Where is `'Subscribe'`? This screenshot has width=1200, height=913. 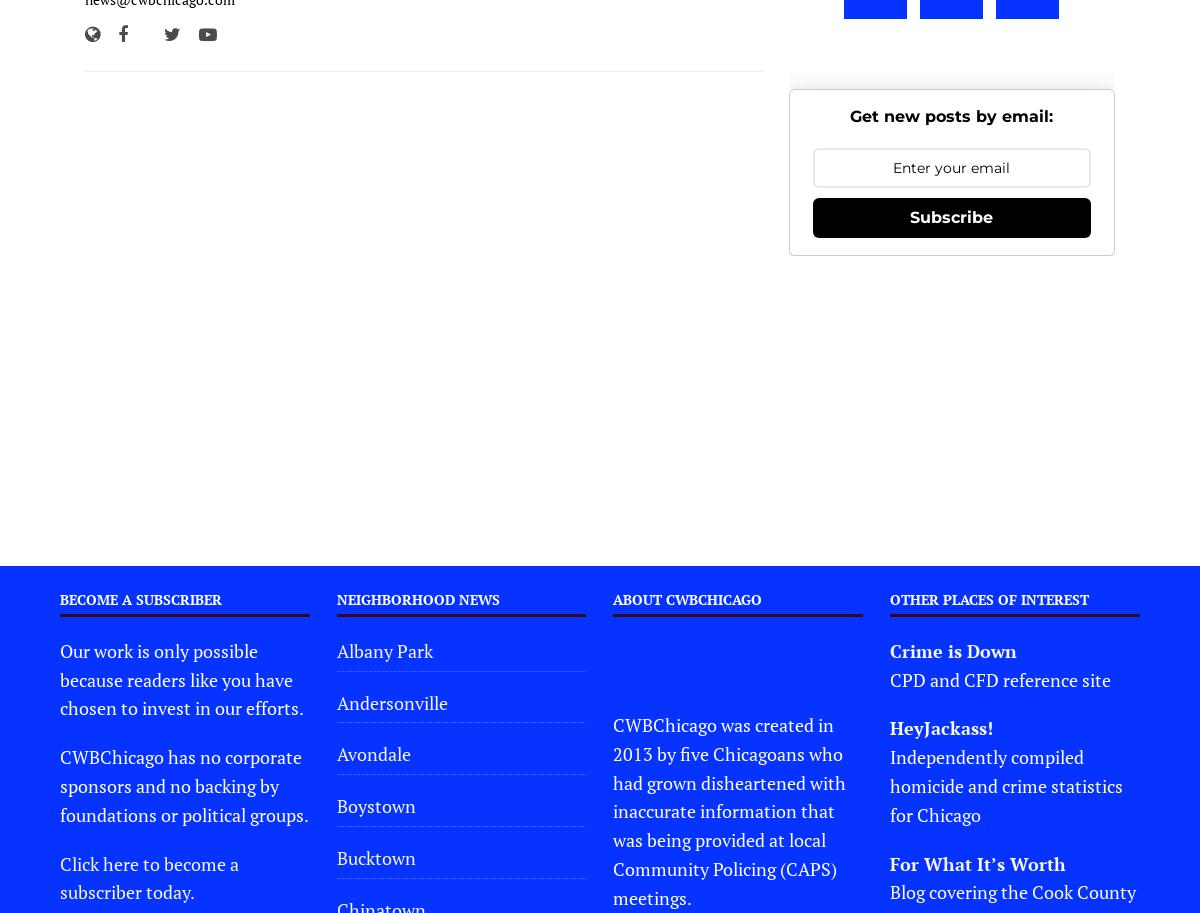
'Subscribe' is located at coordinates (951, 215).